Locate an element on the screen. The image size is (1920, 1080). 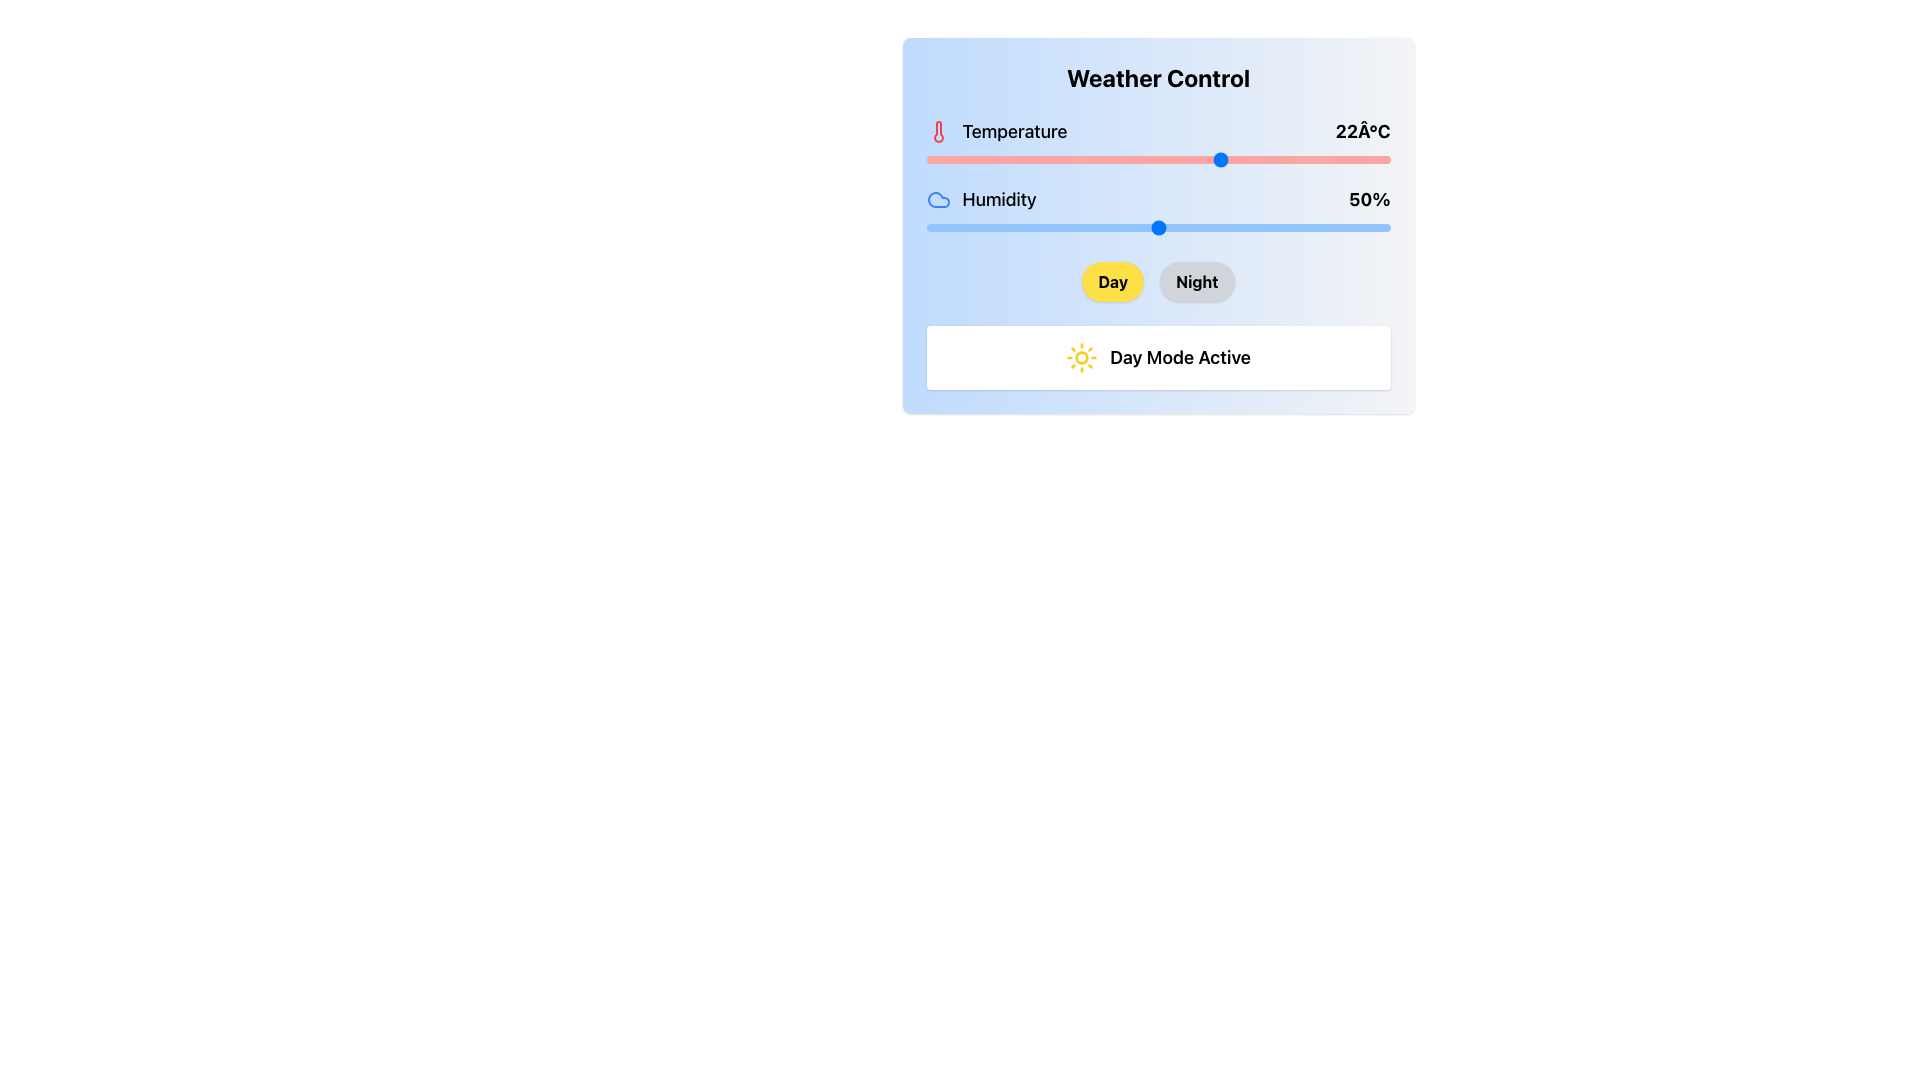
the 'Temperature' text label, which is styled with a larger font size and medium weight, black in color, and positioned to the right of a red thermometer icon within the top left section of the interface is located at coordinates (1014, 131).